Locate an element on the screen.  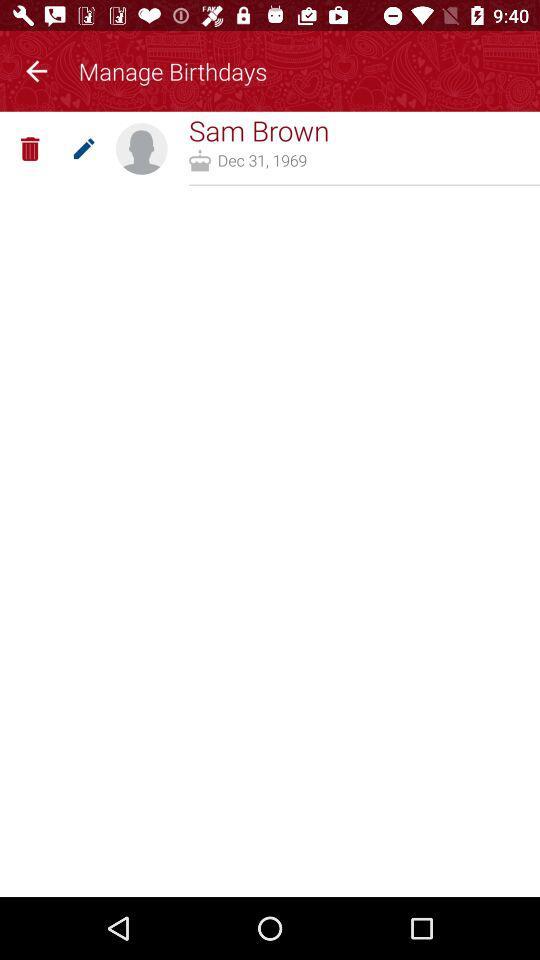
the app to the left of the manage birthdays app is located at coordinates (36, 68).